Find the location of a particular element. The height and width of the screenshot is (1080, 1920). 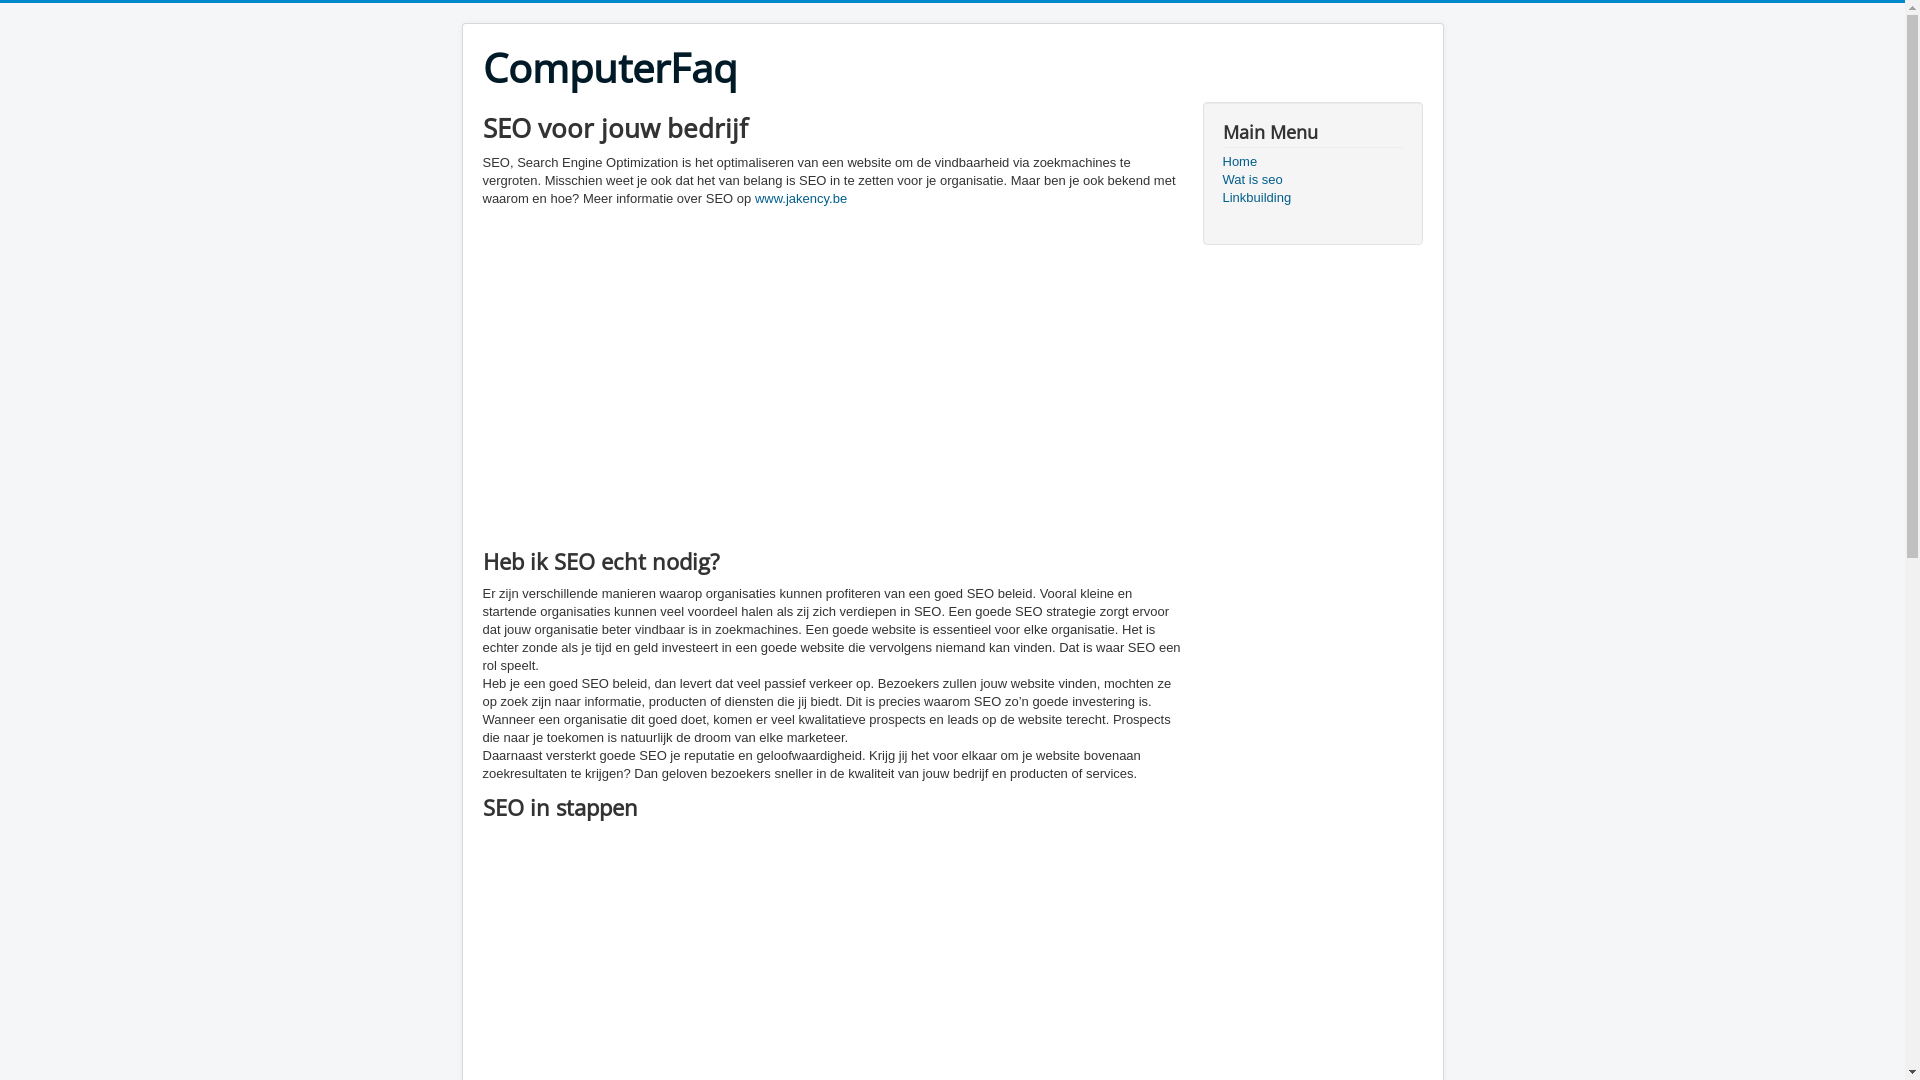

'www.jakency.be' is located at coordinates (801, 198).